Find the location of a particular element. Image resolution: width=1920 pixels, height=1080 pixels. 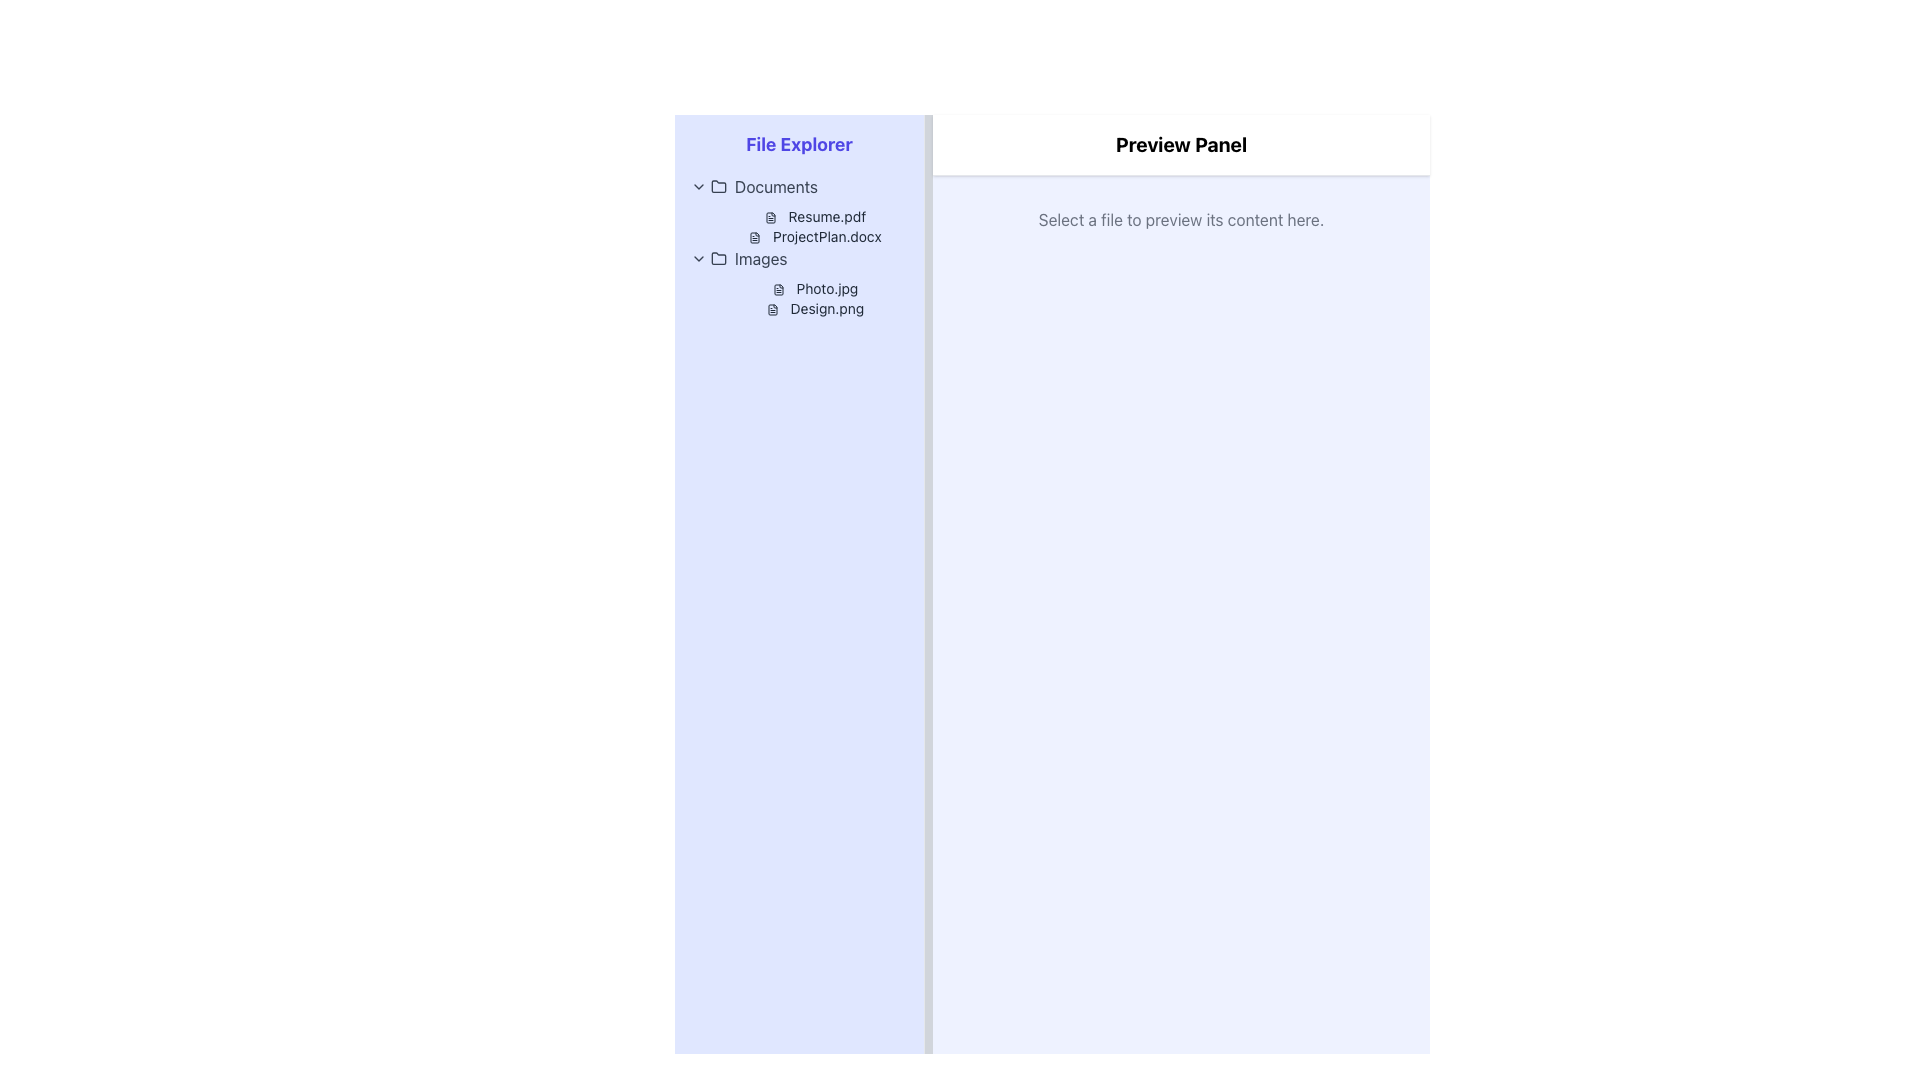

the filename 'Photo.jpg' in the text block containing filenames 'Photo.jpg' and 'Design.png' located in the left-side pane of the file explorer interface is located at coordinates (798, 299).